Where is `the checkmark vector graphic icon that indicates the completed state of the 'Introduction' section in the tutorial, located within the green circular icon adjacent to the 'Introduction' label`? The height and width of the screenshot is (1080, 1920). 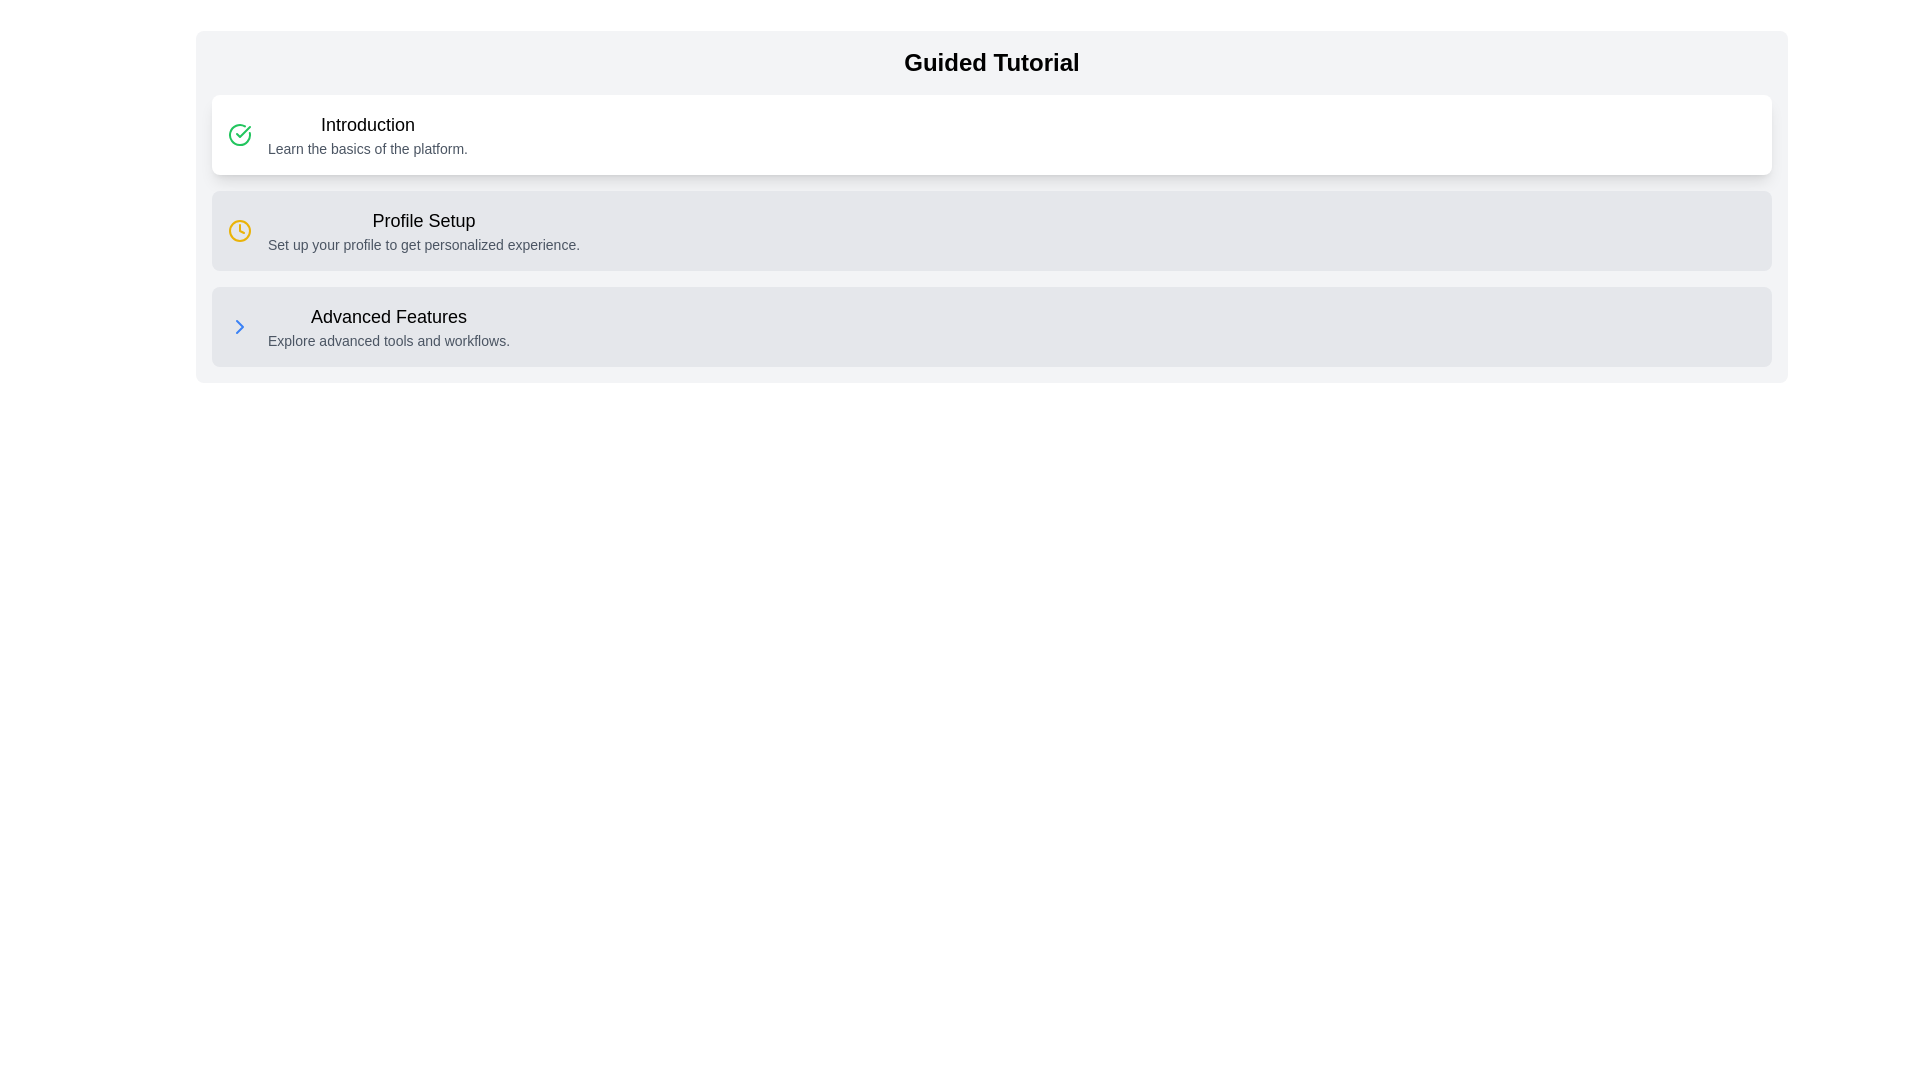
the checkmark vector graphic icon that indicates the completed state of the 'Introduction' section in the tutorial, located within the green circular icon adjacent to the 'Introduction' label is located at coordinates (242, 131).